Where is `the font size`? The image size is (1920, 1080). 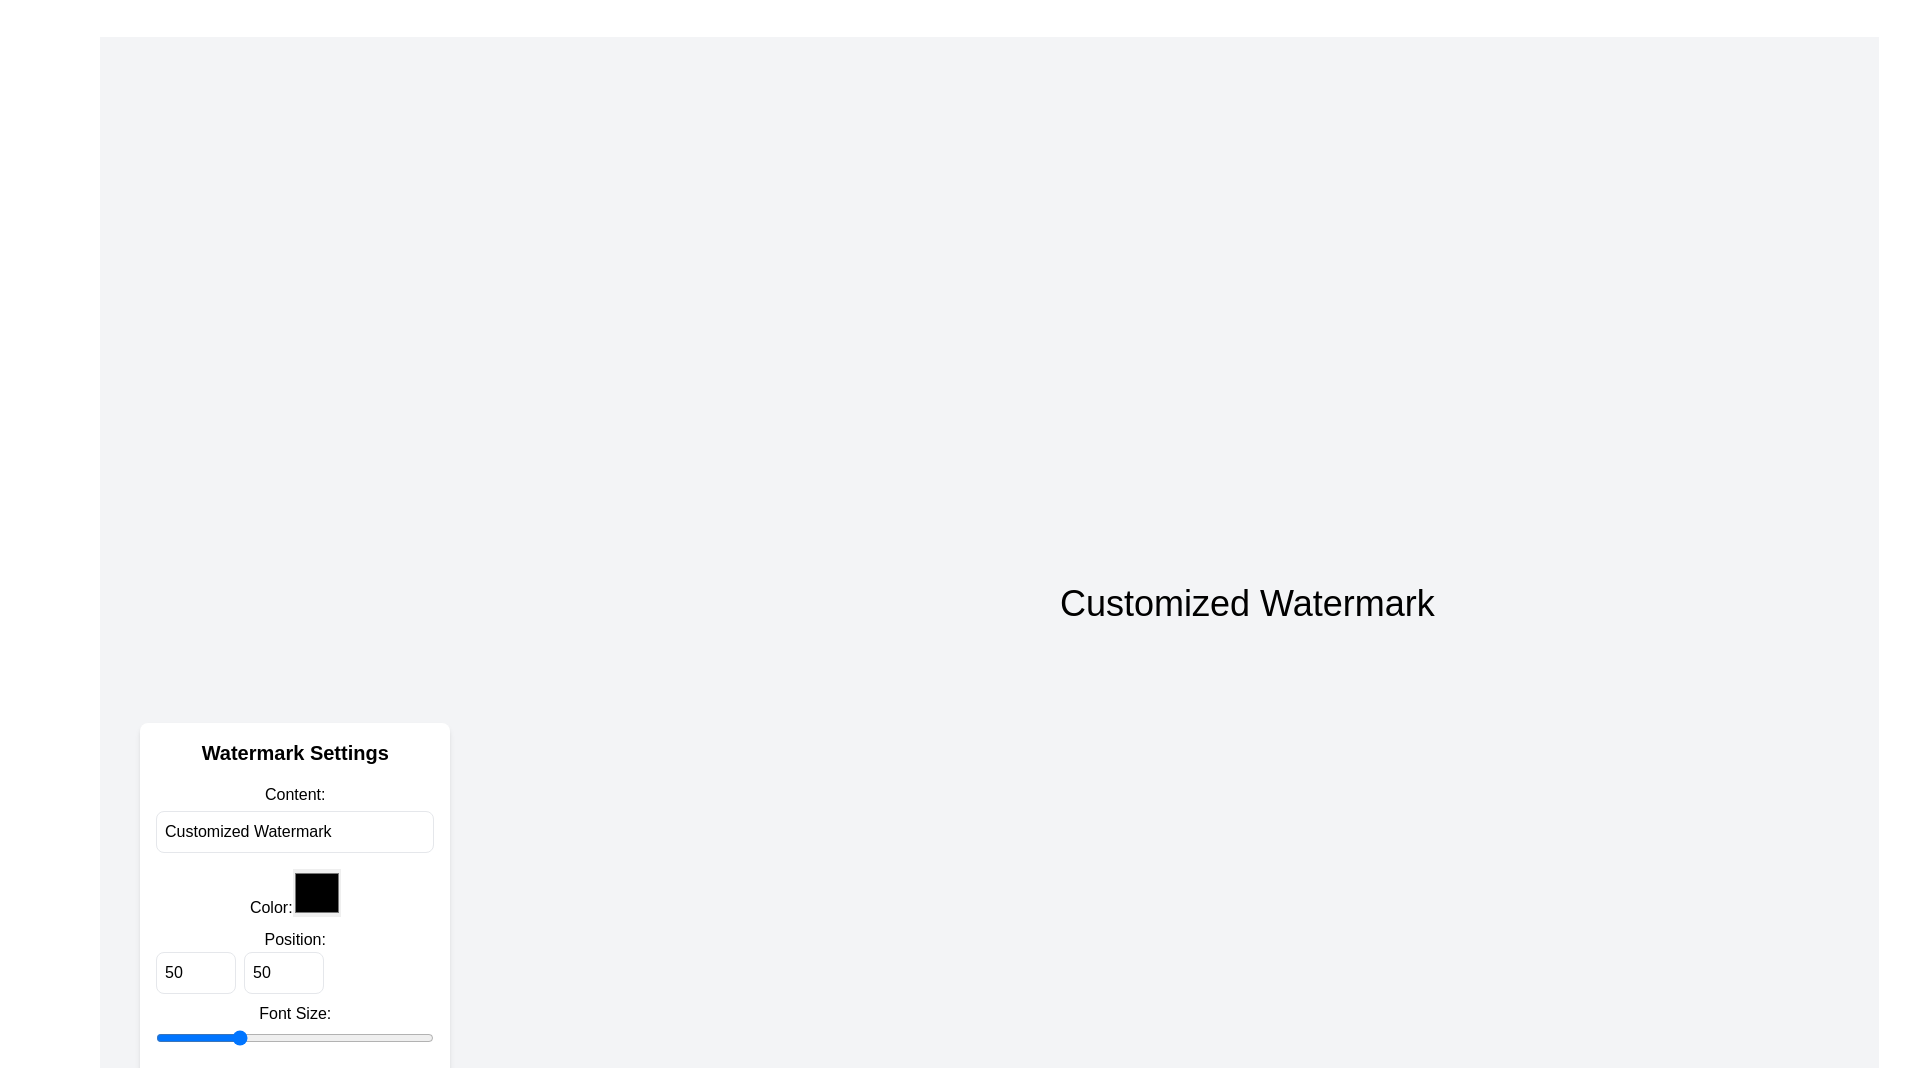
the font size is located at coordinates (208, 1036).